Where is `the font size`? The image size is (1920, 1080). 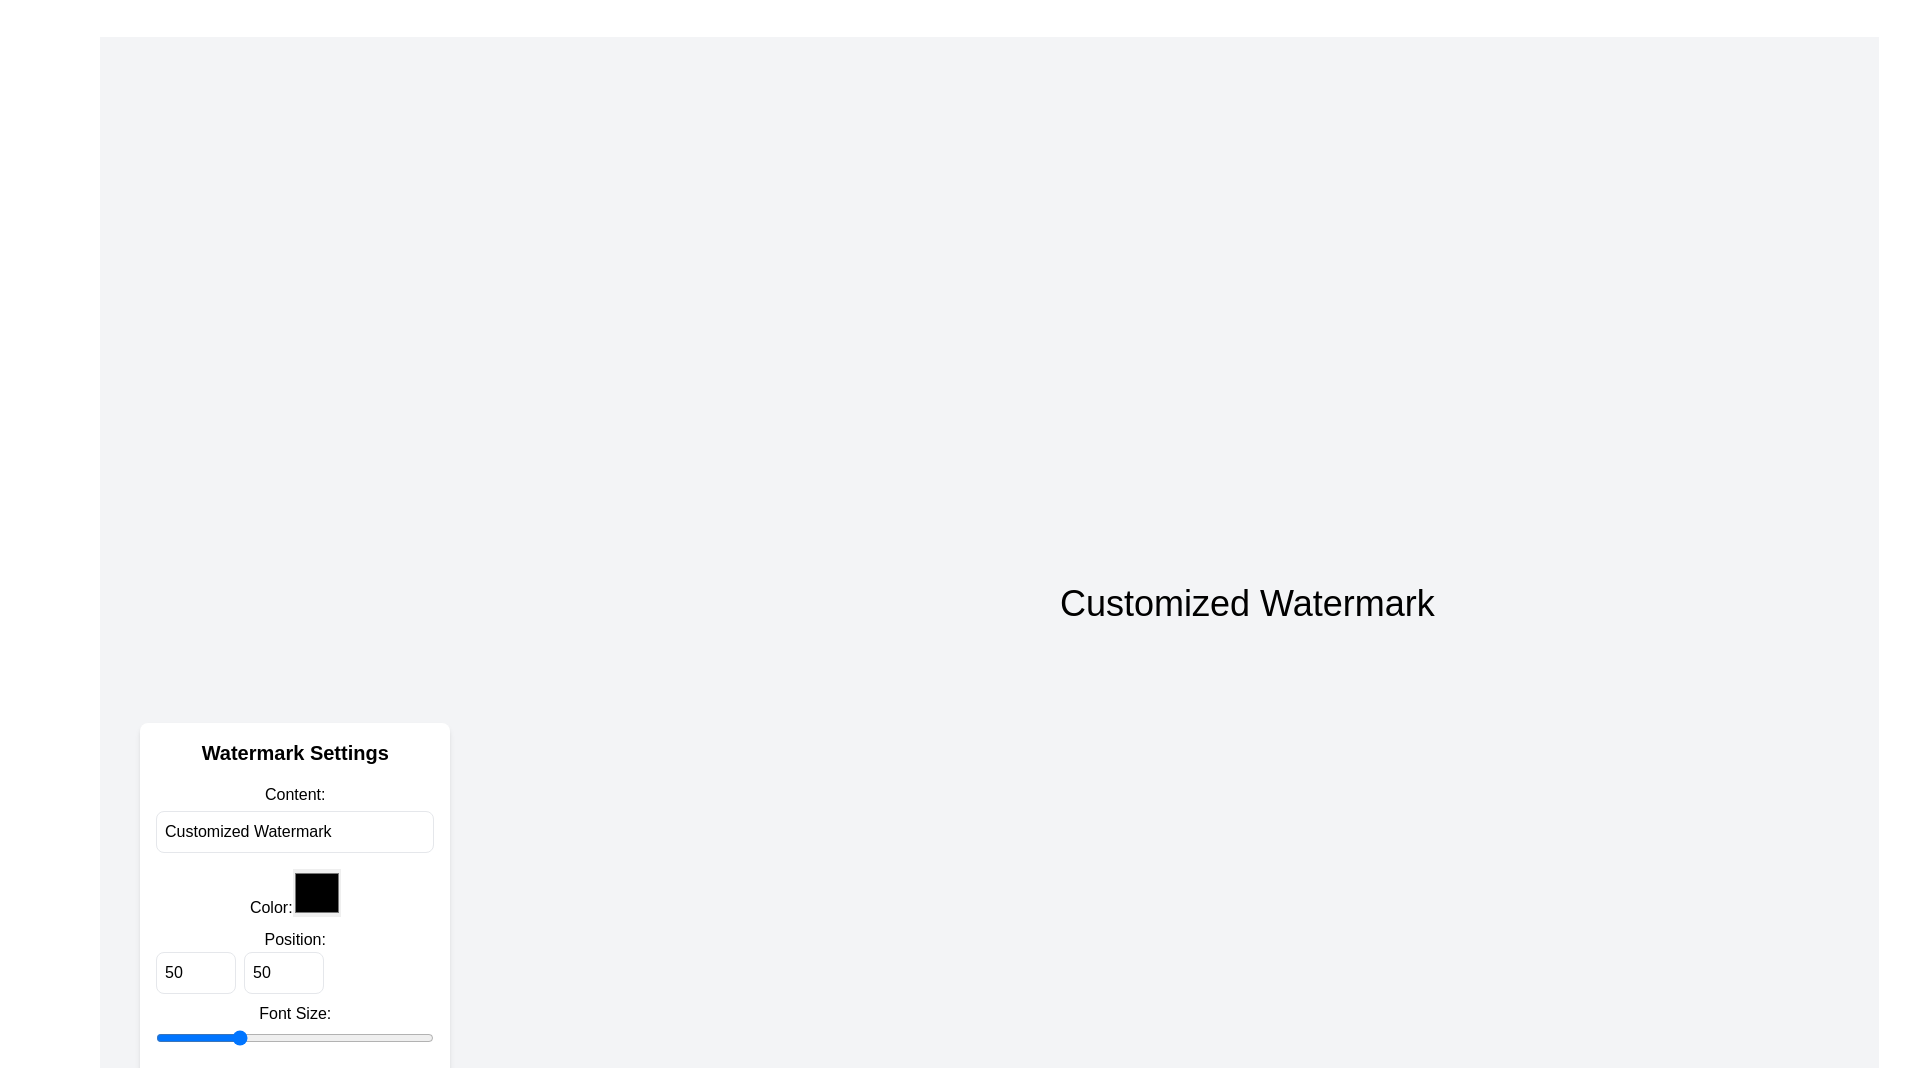
the font size is located at coordinates (208, 1036).